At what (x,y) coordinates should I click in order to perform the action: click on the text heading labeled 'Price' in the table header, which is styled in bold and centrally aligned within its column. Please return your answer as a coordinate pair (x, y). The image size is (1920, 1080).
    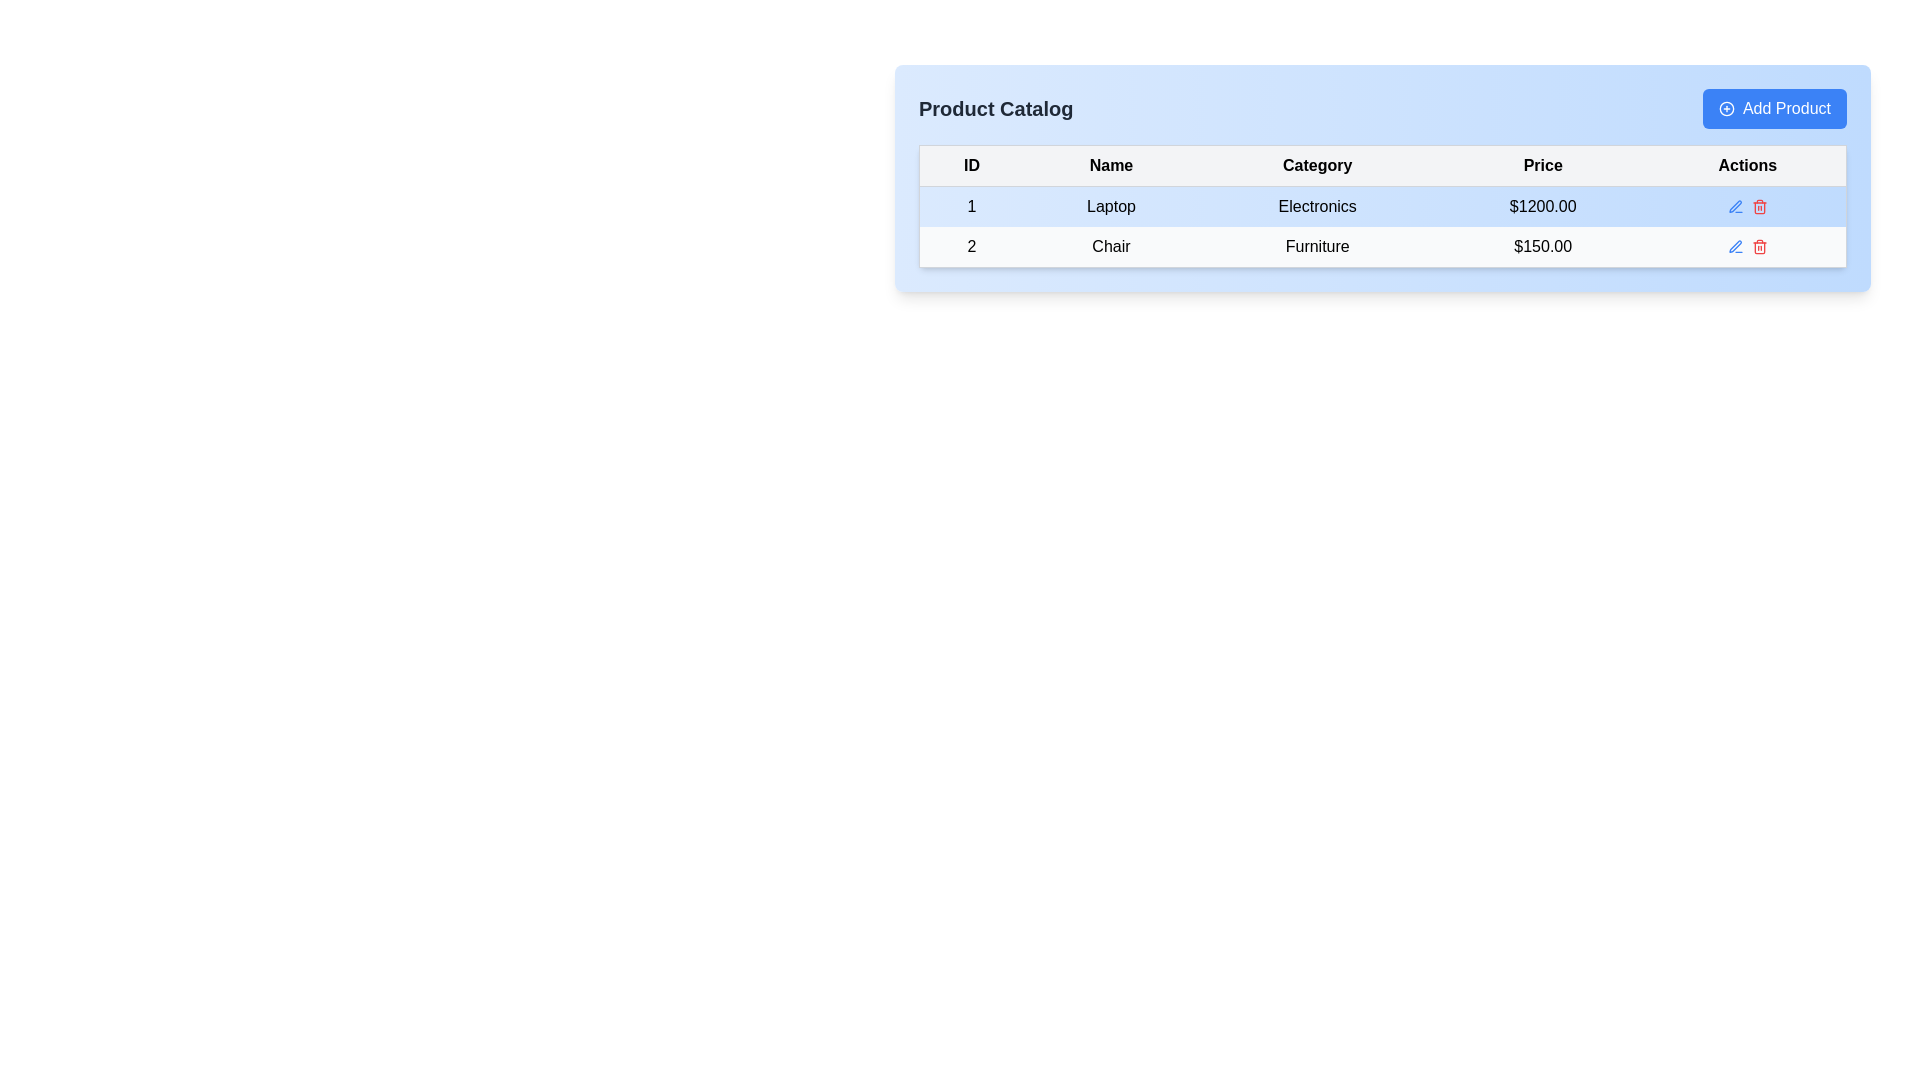
    Looking at the image, I should click on (1542, 164).